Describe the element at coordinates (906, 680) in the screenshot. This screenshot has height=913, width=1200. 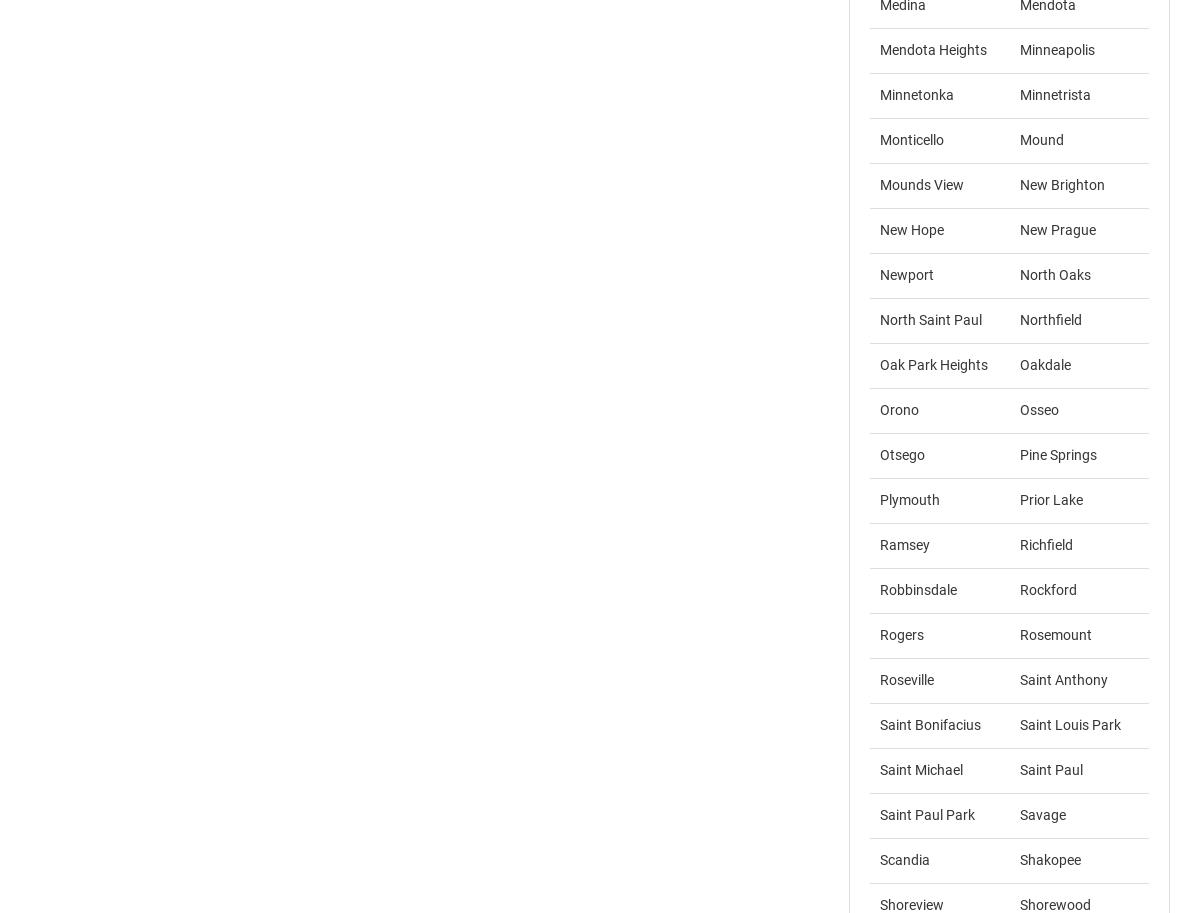
I see `'Roseville'` at that location.